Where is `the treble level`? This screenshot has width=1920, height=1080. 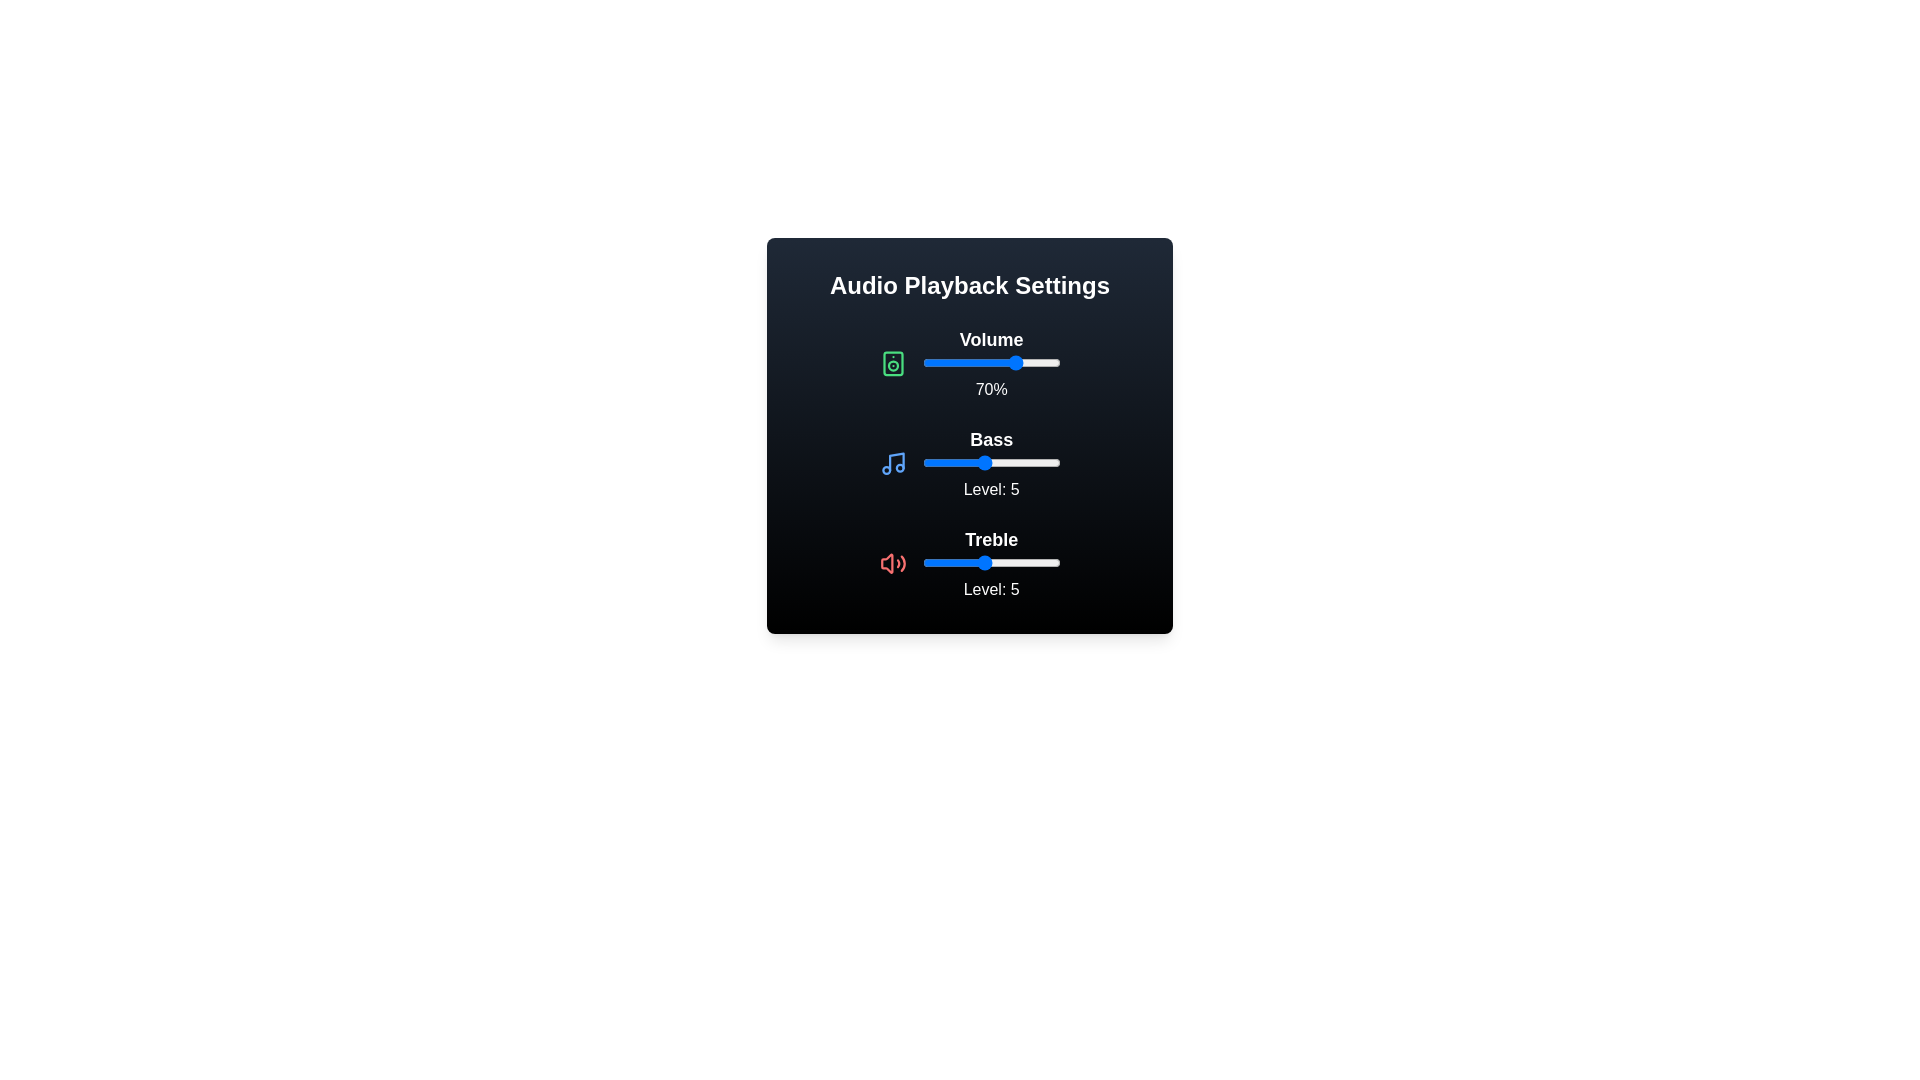 the treble level is located at coordinates (1044, 563).